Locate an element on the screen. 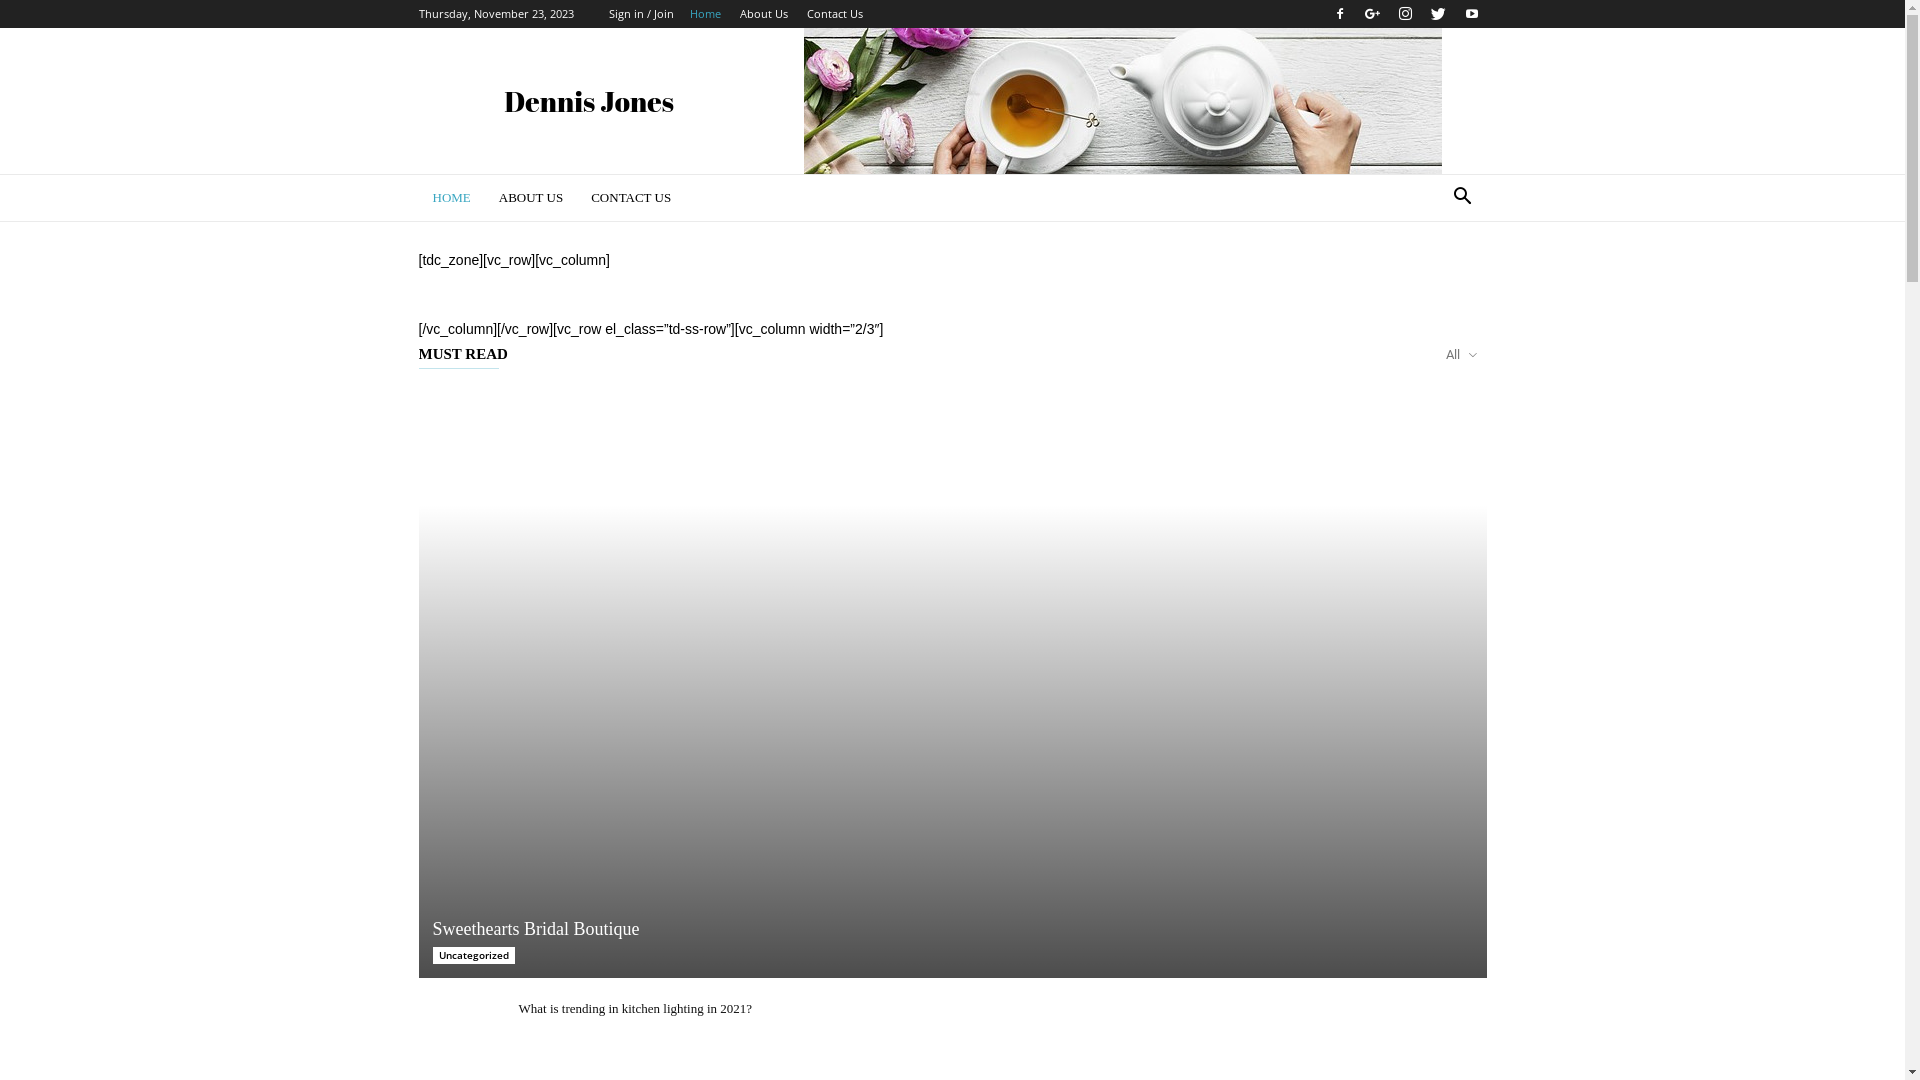 This screenshot has width=1920, height=1080. 'Youtube' is located at coordinates (1470, 14).